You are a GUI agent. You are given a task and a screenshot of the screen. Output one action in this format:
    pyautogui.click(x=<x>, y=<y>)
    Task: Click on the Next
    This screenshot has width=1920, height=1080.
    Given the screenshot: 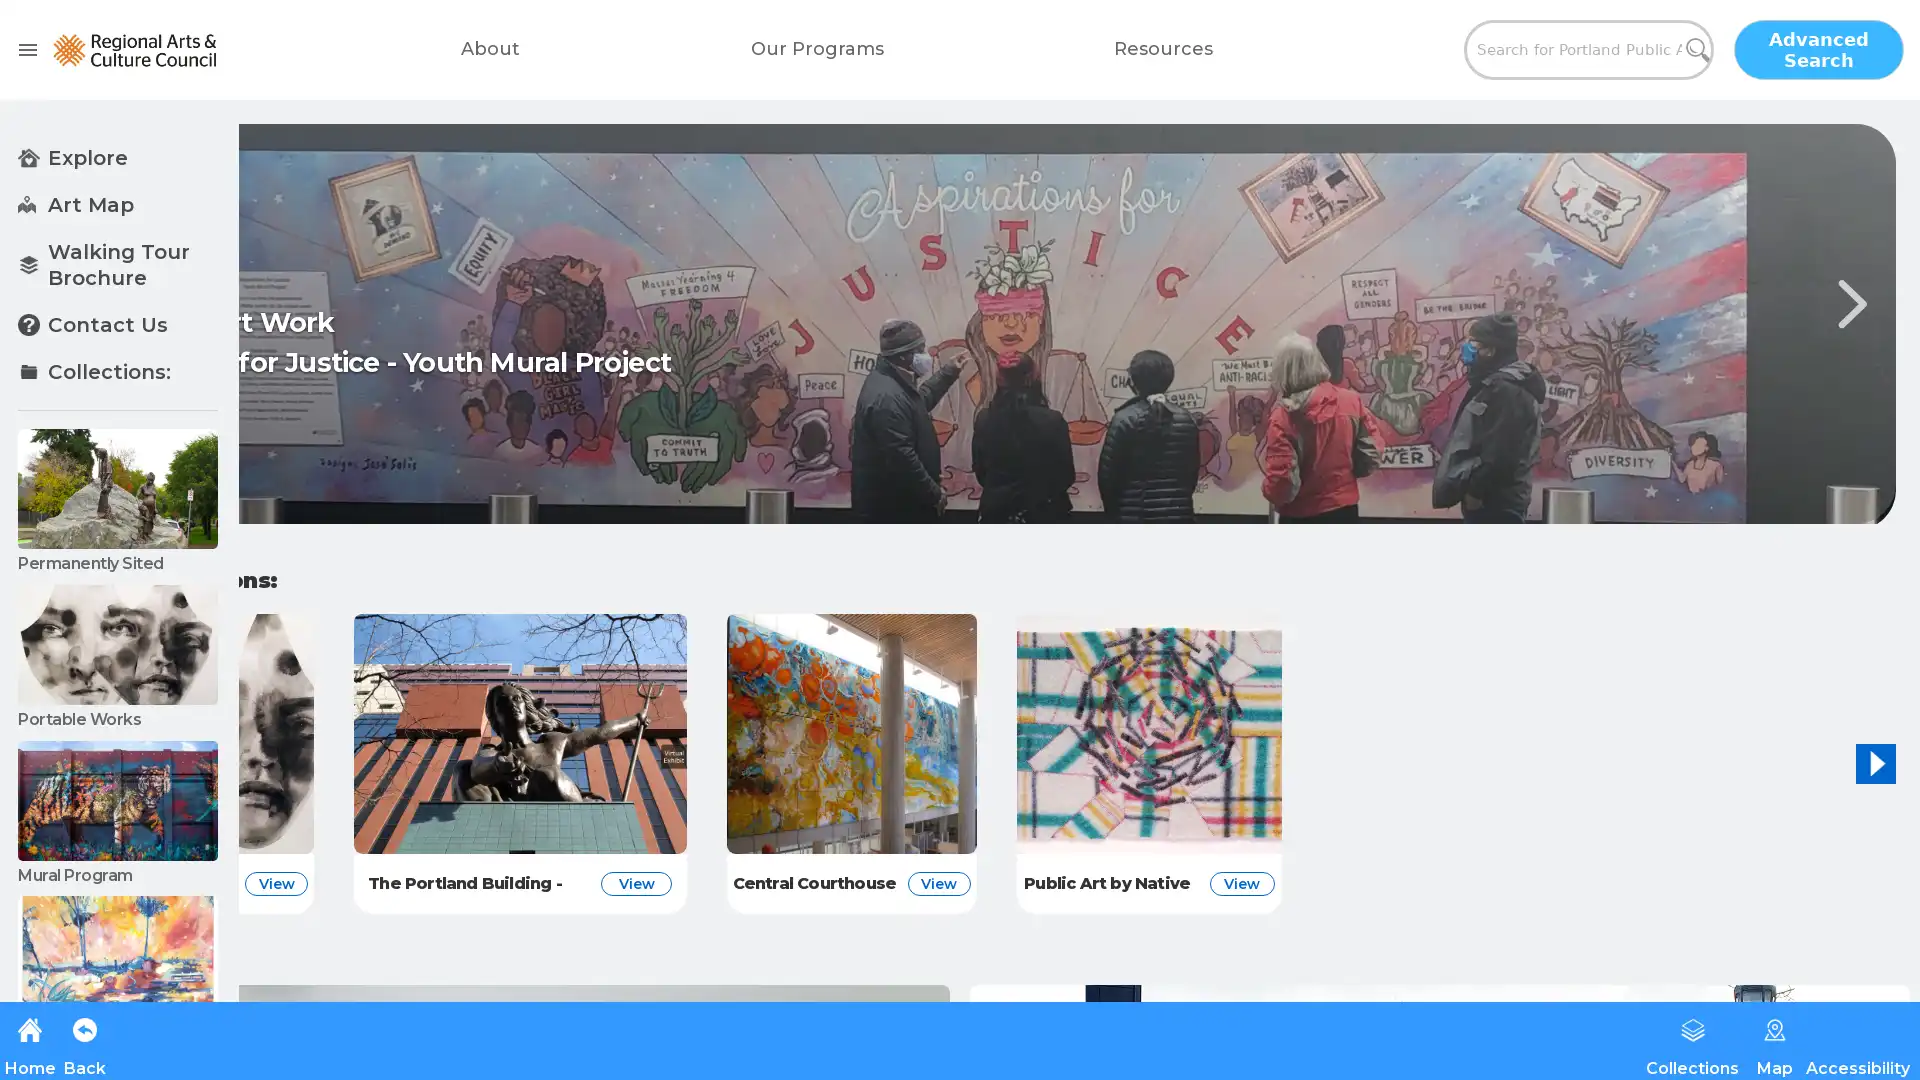 What is the action you would take?
    pyautogui.click(x=1852, y=304)
    